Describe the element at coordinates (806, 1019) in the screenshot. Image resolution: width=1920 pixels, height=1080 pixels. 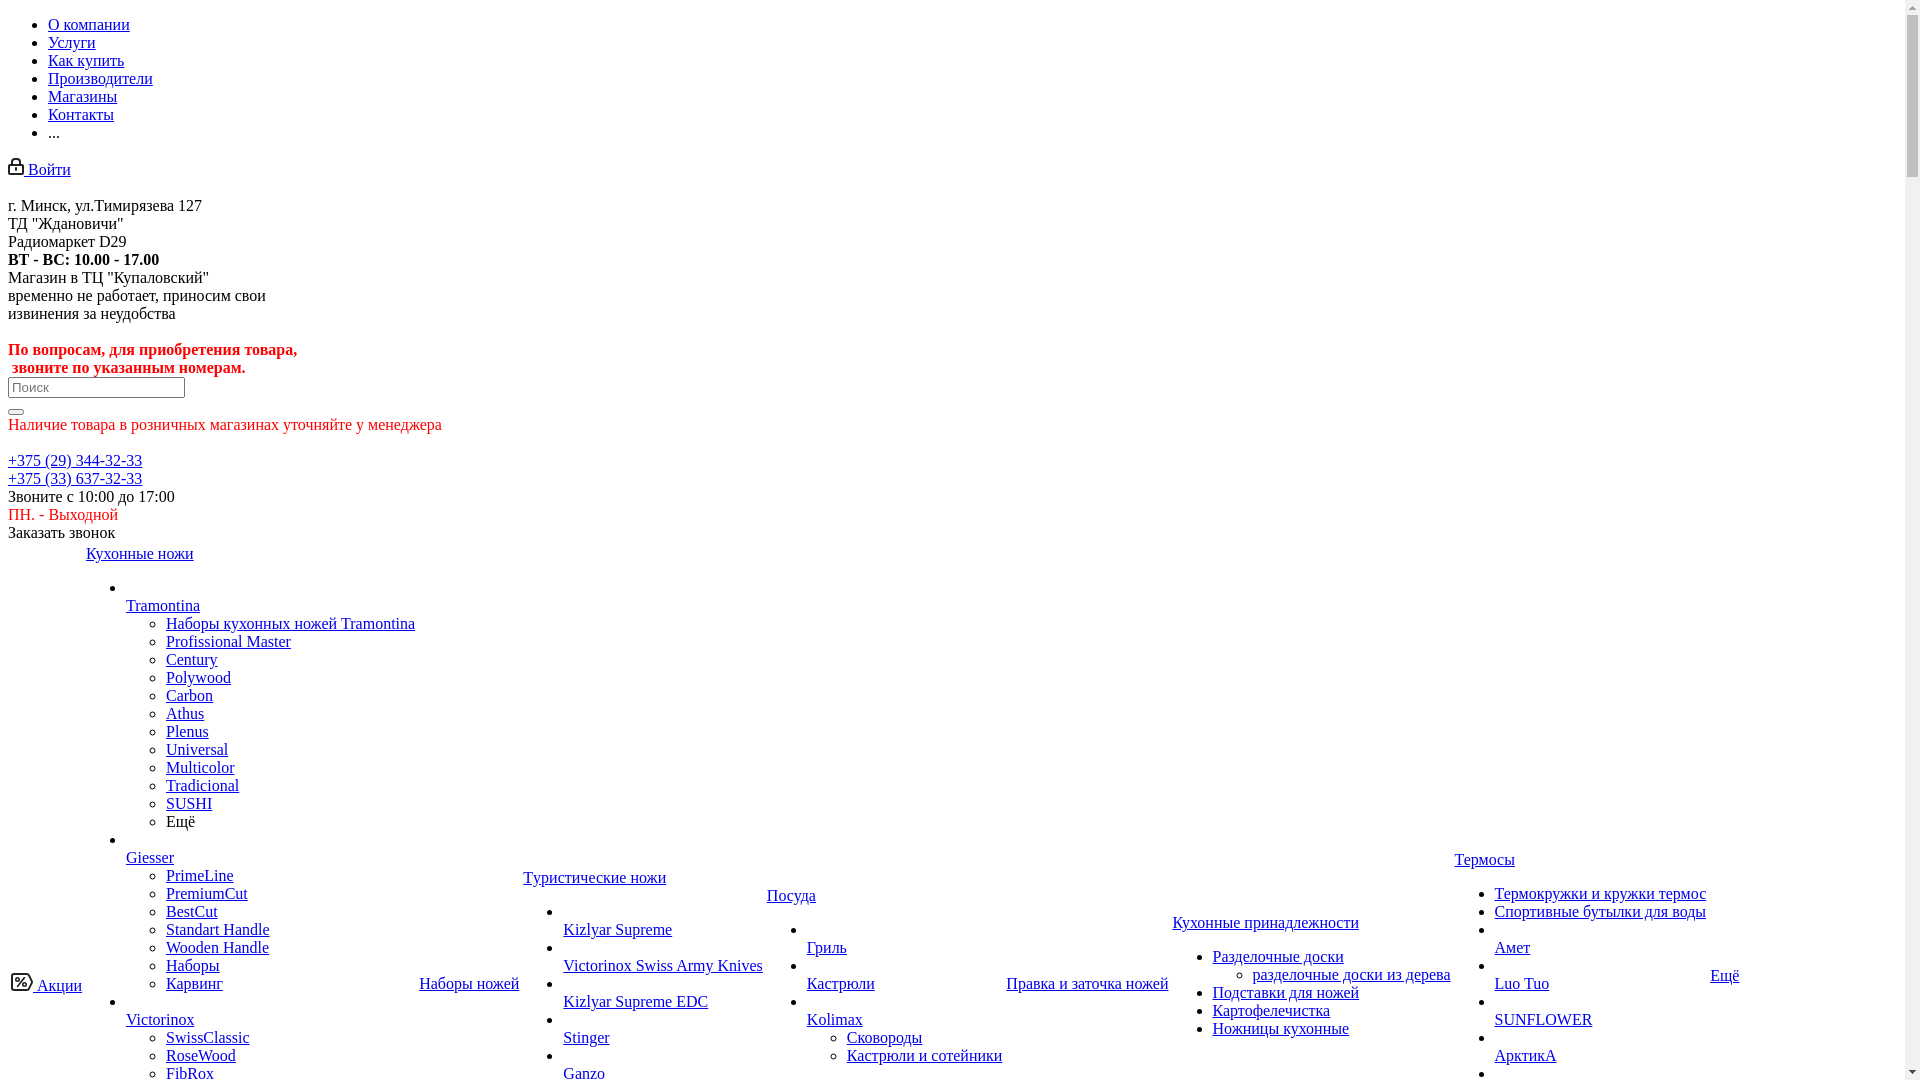
I see `'Kolimax'` at that location.